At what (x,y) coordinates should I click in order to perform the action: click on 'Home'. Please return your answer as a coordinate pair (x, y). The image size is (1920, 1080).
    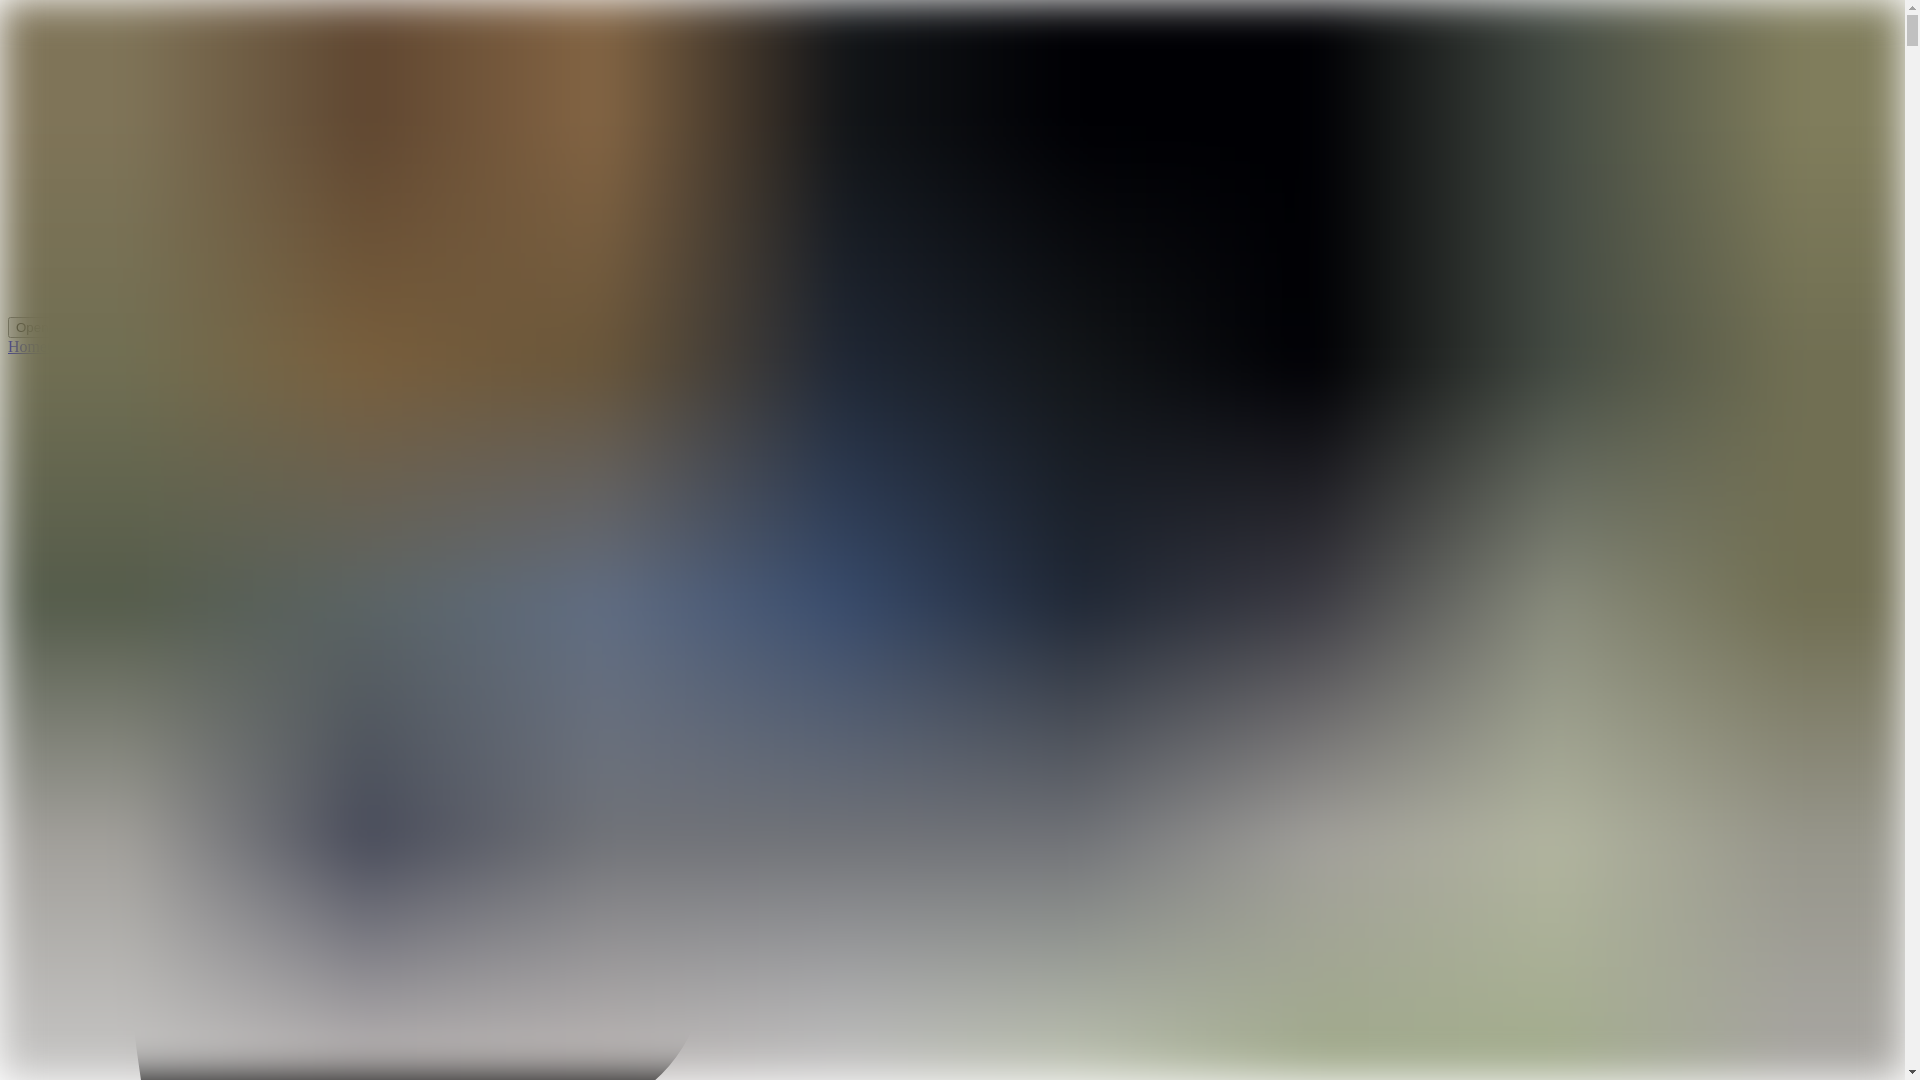
    Looking at the image, I should click on (27, 345).